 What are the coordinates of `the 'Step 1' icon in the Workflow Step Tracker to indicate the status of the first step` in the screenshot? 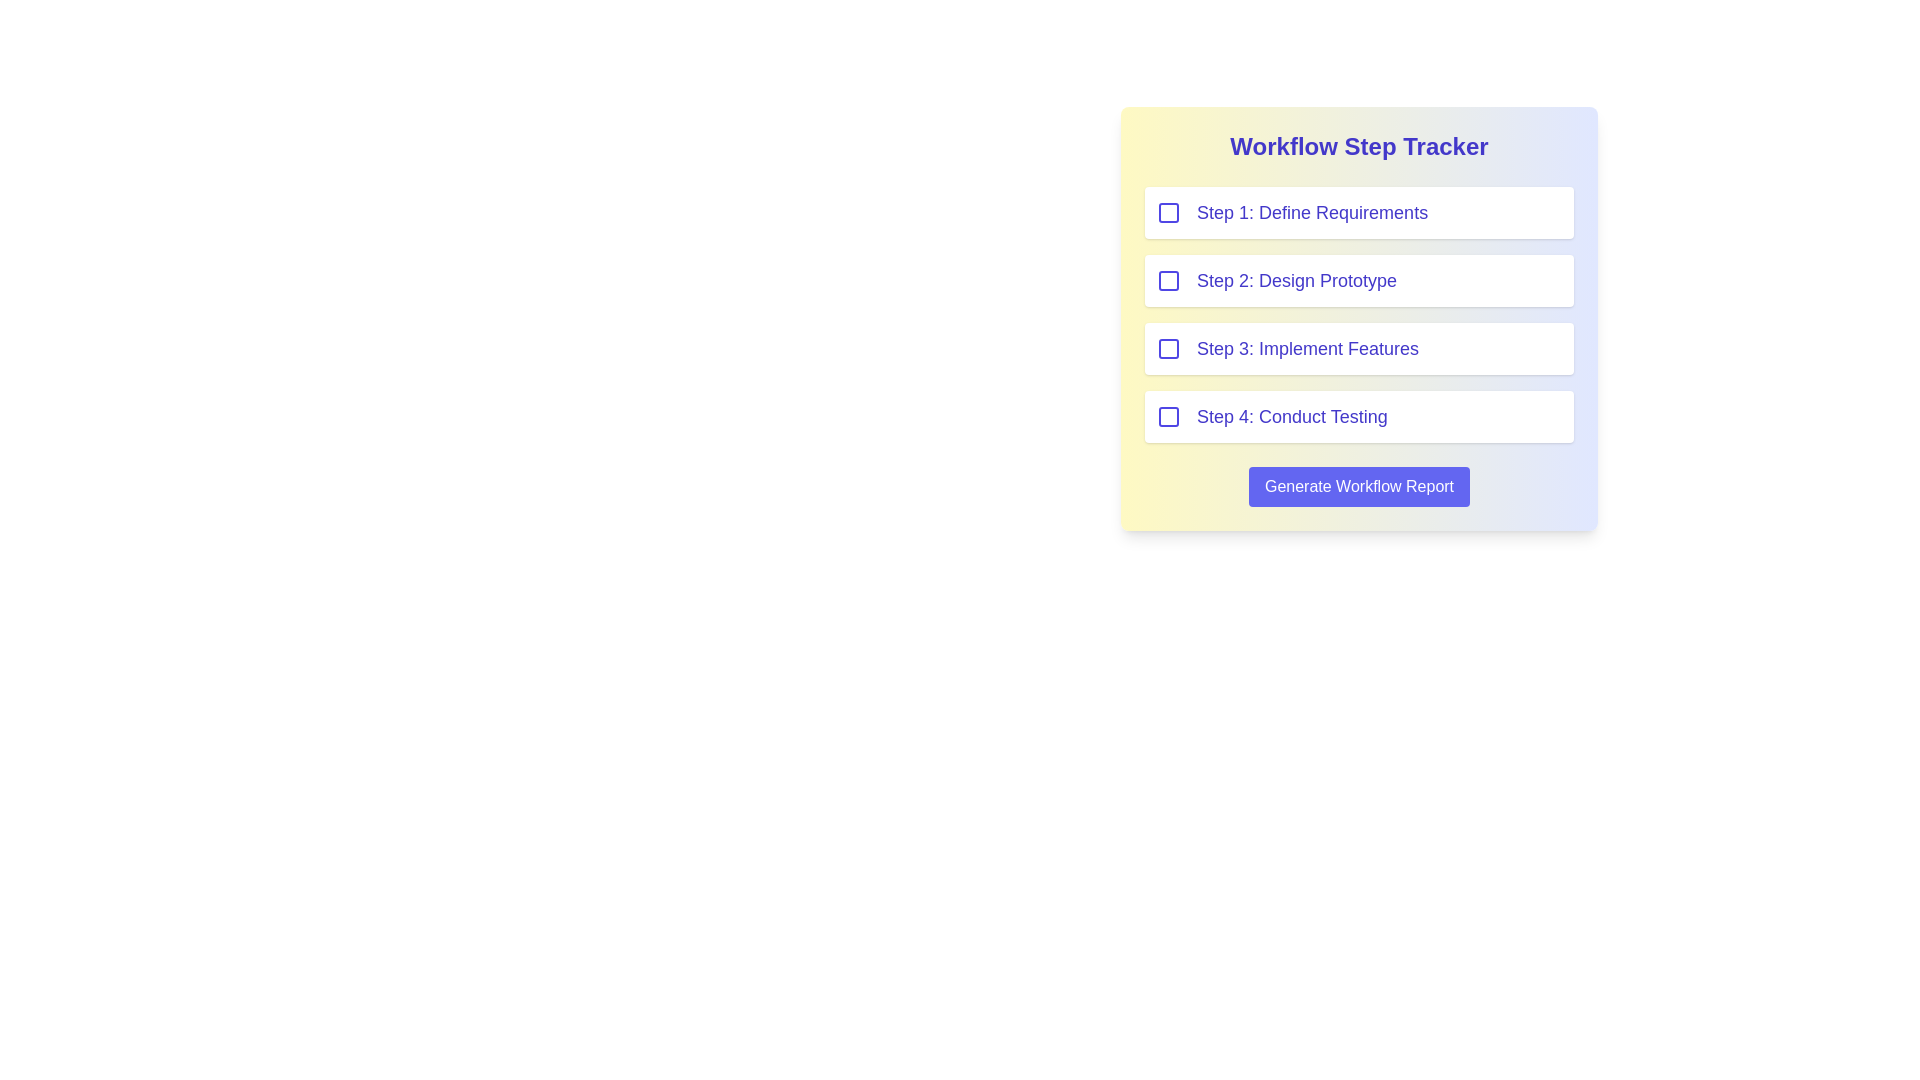 It's located at (1169, 212).